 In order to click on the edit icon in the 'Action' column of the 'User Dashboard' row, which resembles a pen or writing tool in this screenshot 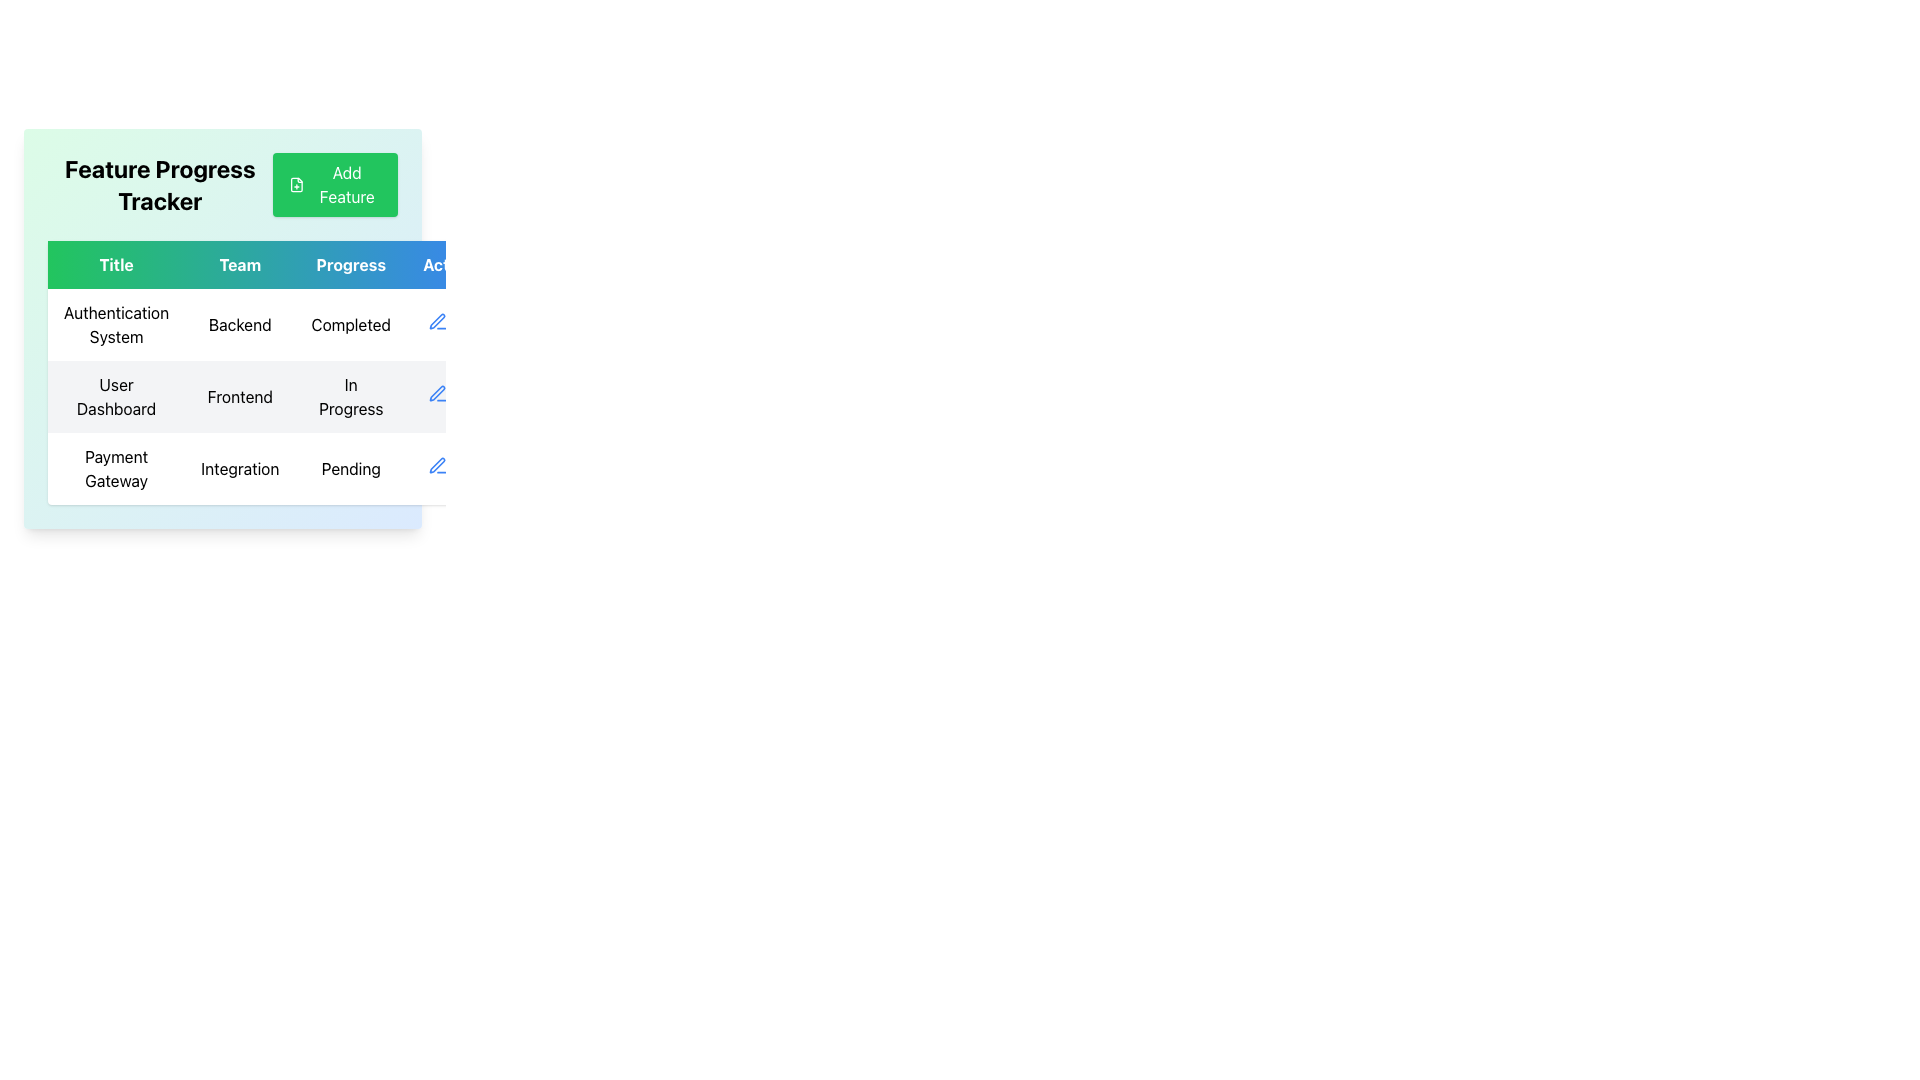, I will do `click(436, 393)`.